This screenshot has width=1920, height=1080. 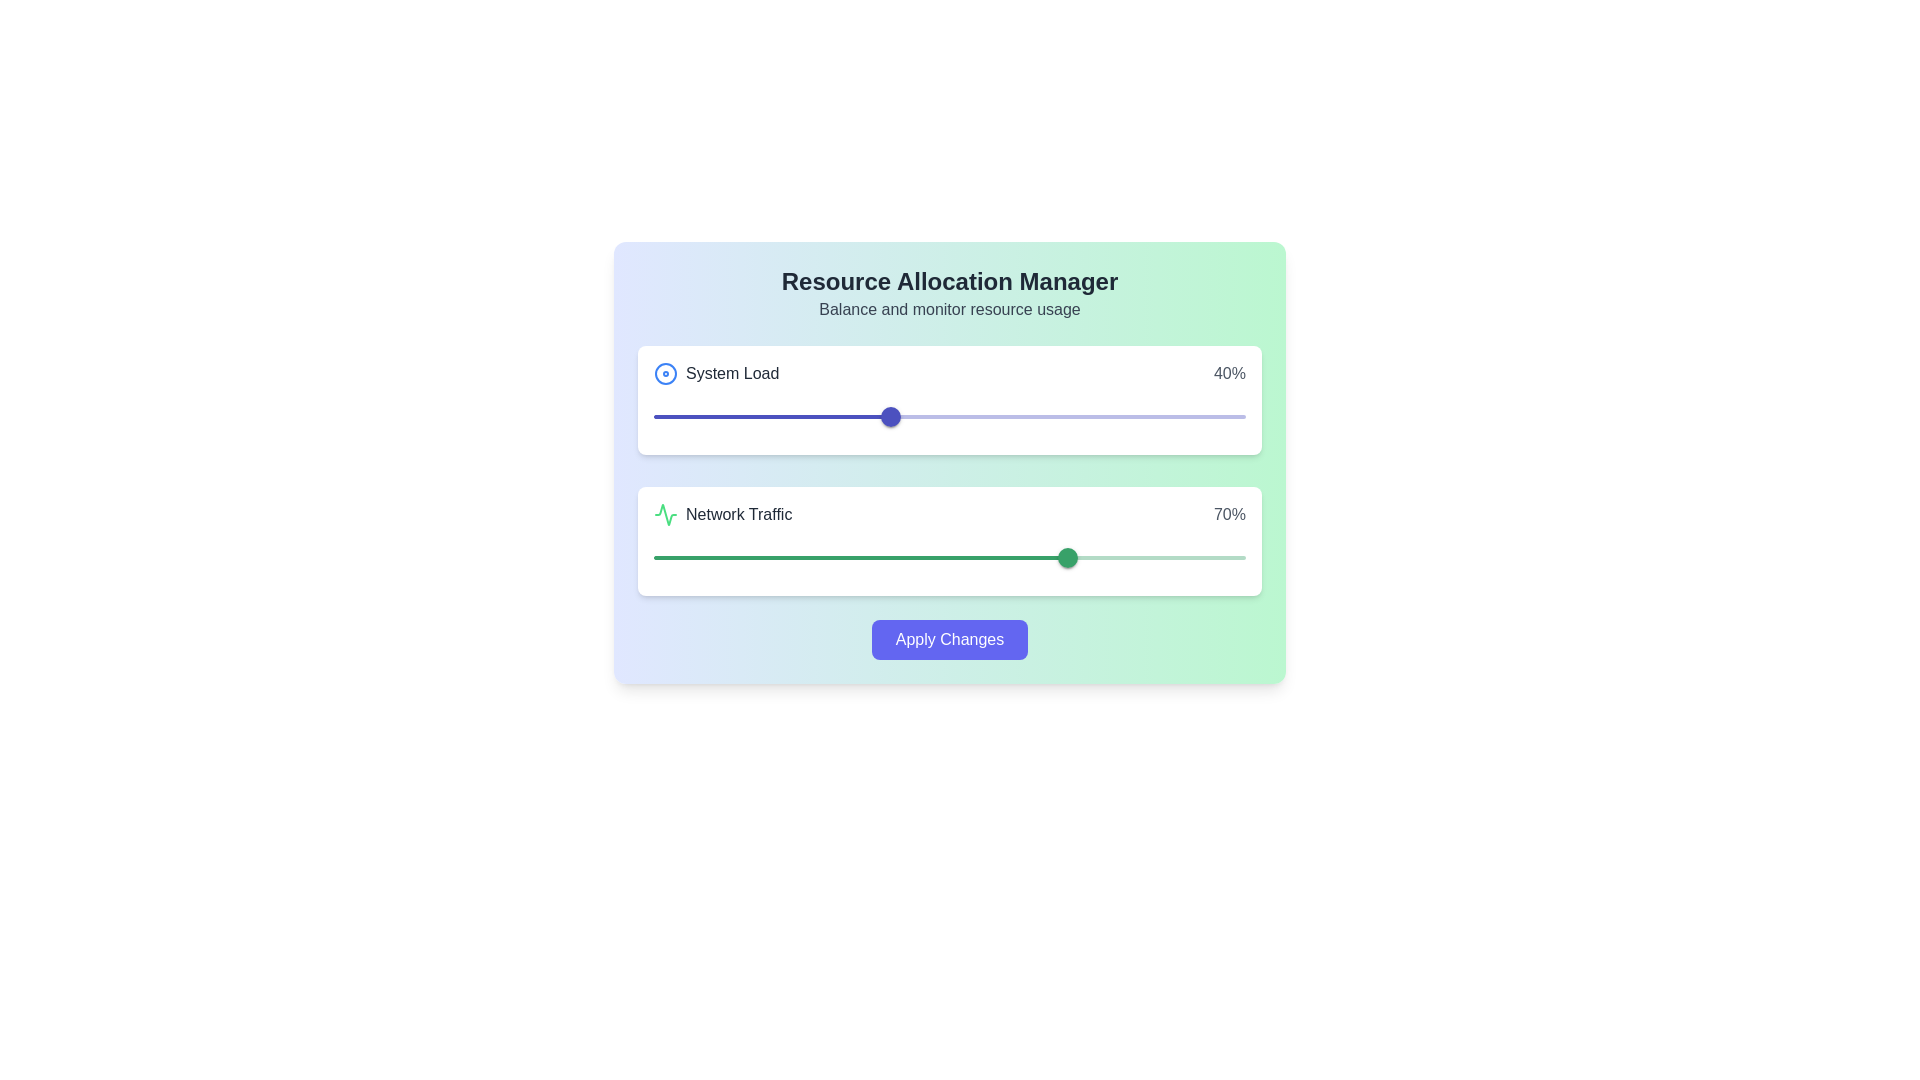 I want to click on the slider, so click(x=1004, y=558).